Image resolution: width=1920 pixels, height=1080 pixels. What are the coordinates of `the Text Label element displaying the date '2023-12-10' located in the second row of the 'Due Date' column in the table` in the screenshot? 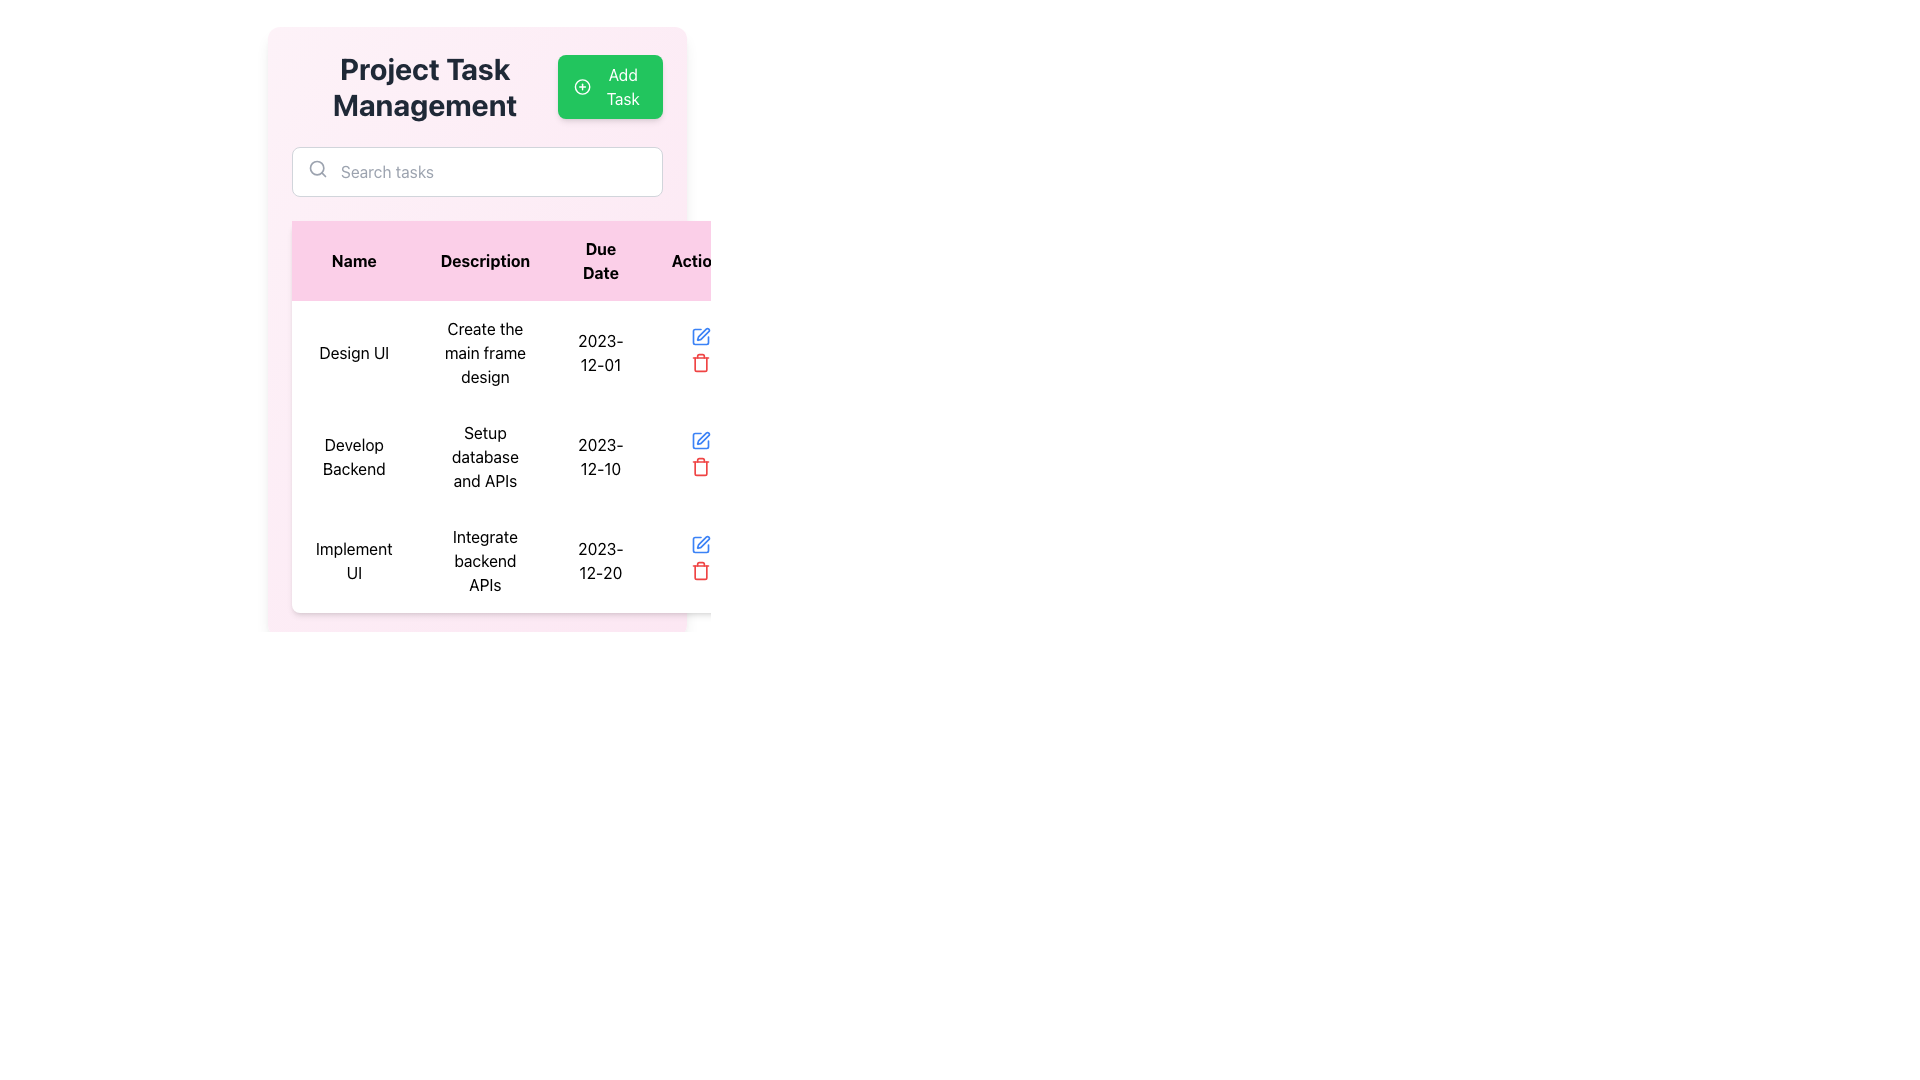 It's located at (599, 456).